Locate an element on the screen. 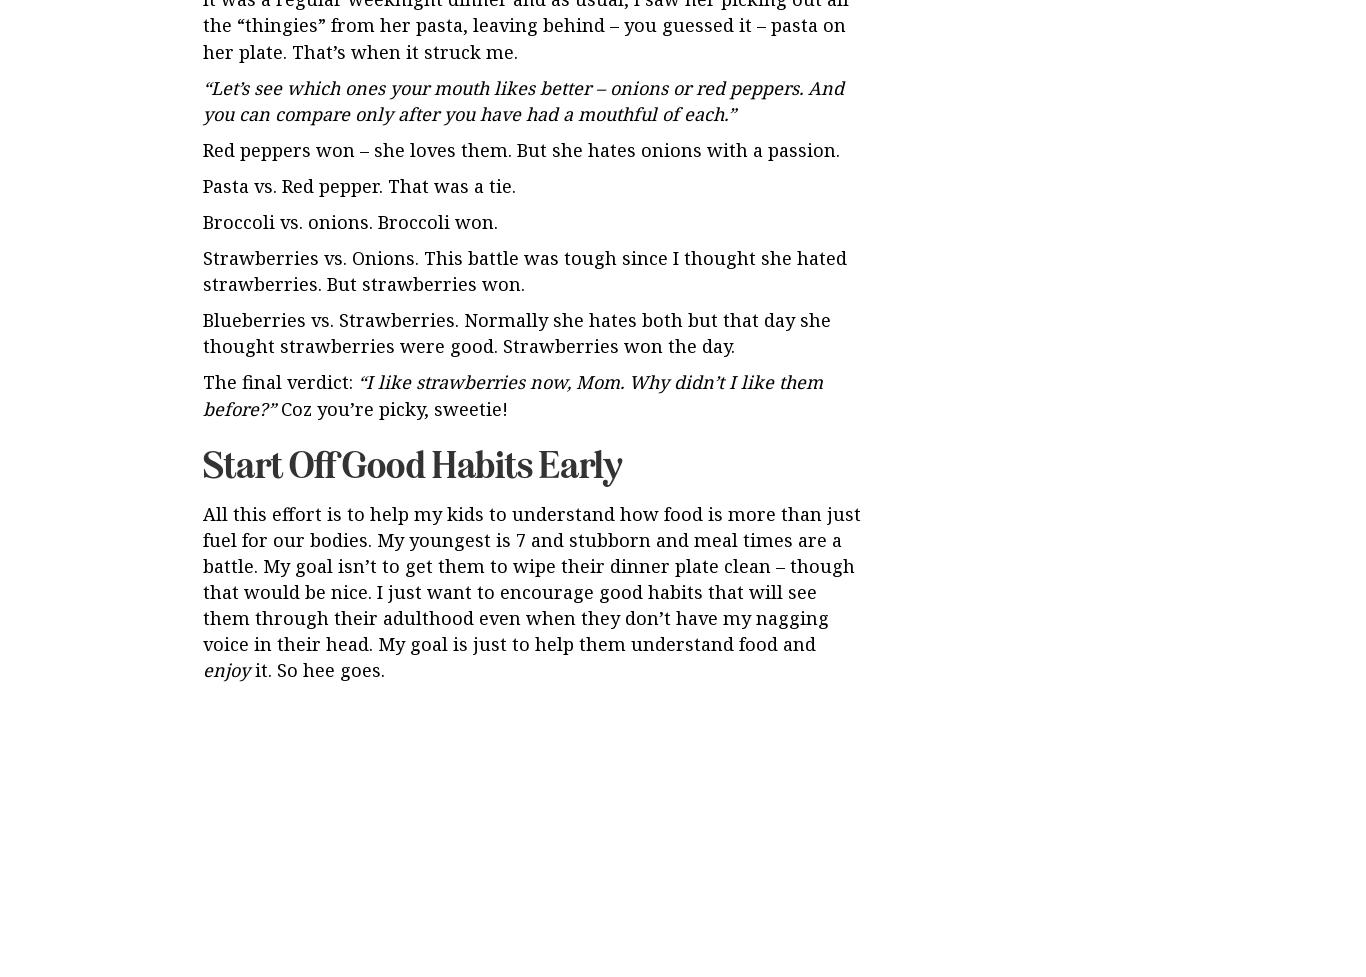 The image size is (1366, 977). 'Red peppers won – she loves them. But she hates onions with a passion.' is located at coordinates (521, 148).